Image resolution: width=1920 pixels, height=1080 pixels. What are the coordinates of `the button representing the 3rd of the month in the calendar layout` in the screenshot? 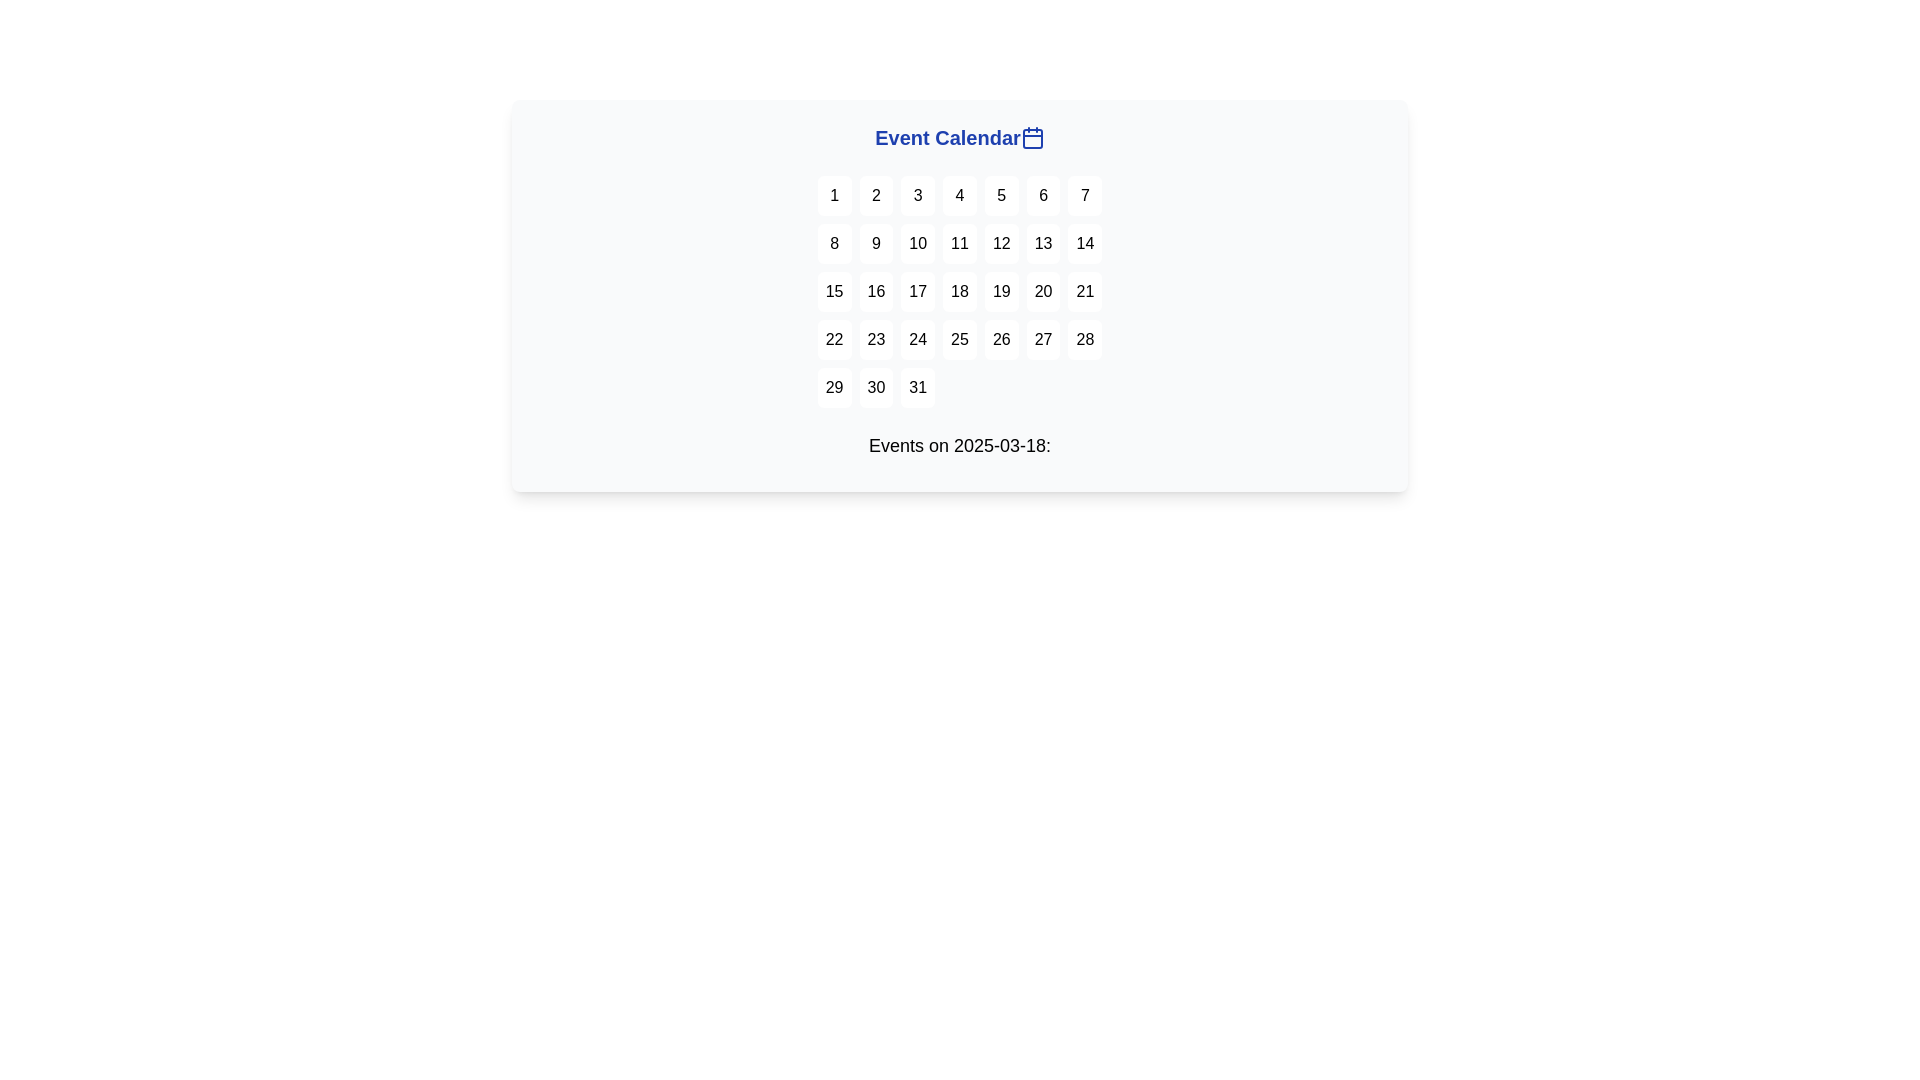 It's located at (917, 196).